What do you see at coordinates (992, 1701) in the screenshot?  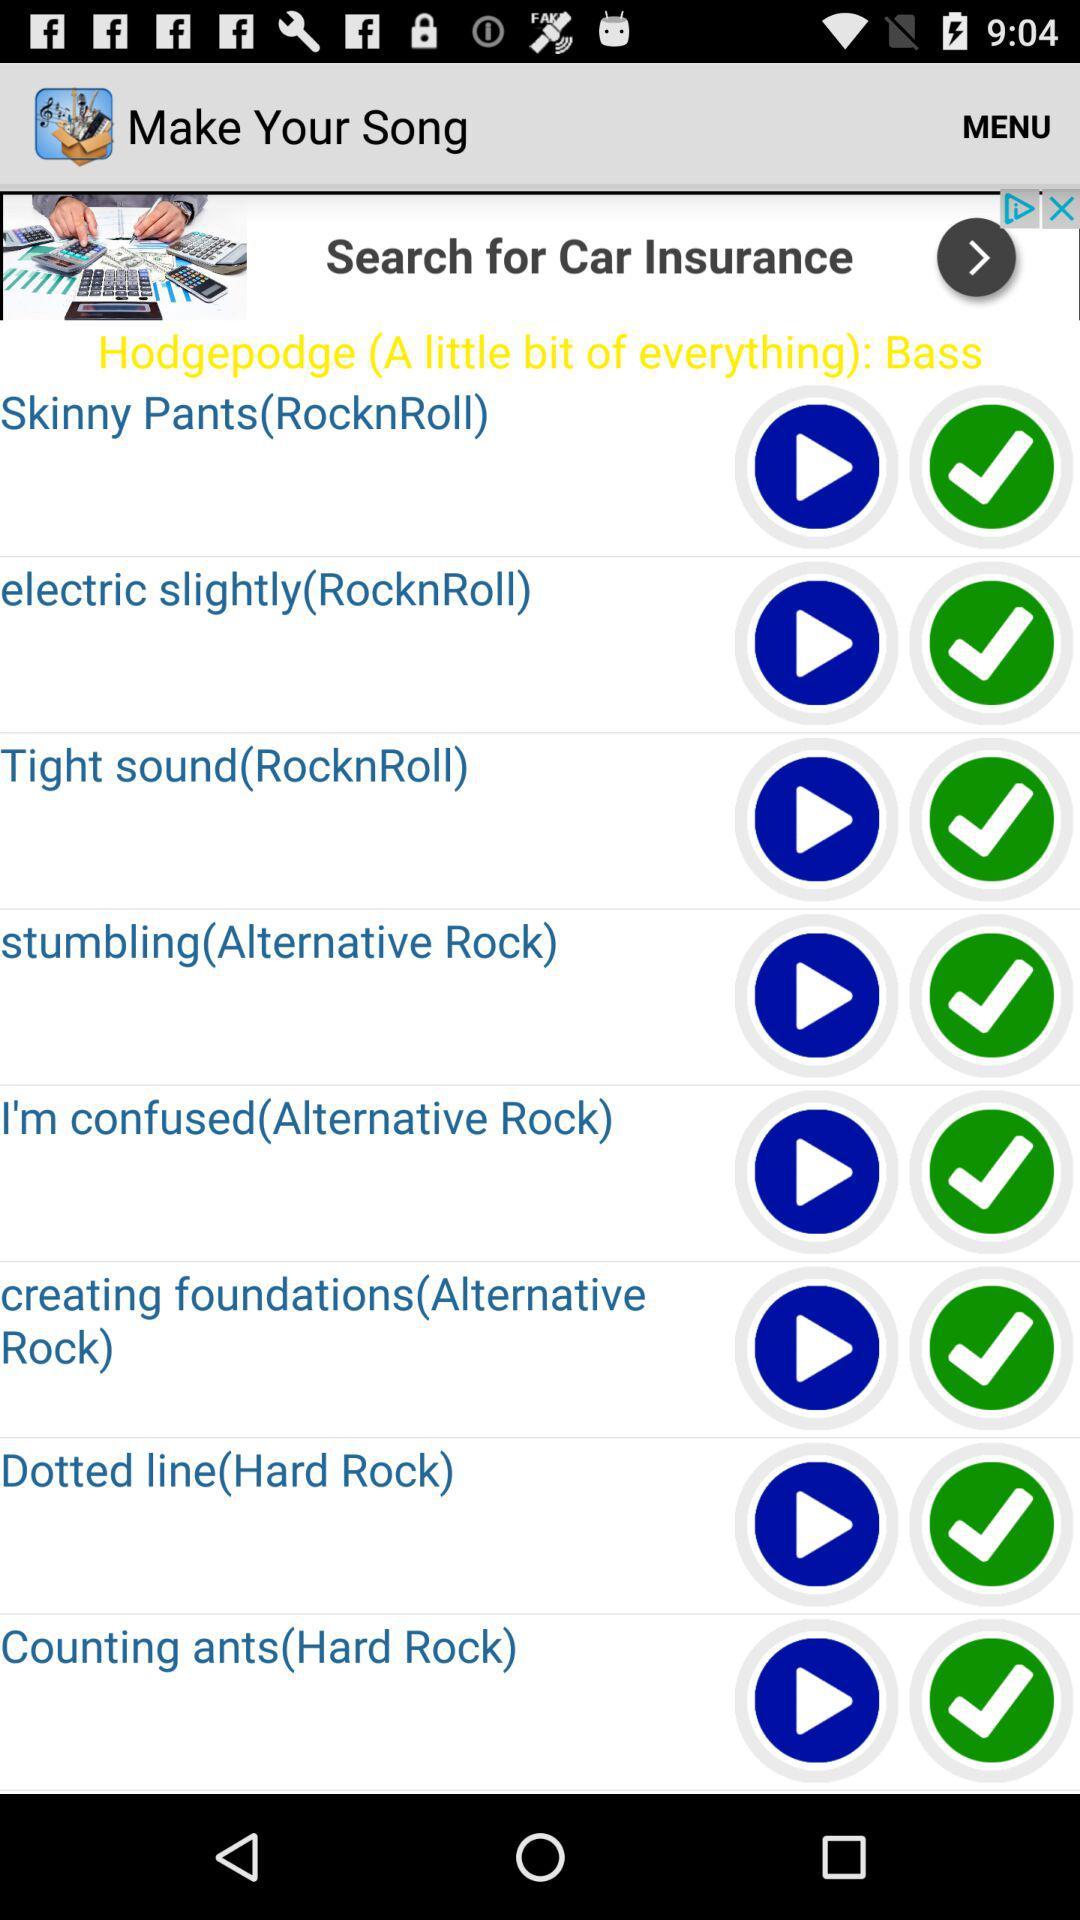 I see `option` at bounding box center [992, 1701].